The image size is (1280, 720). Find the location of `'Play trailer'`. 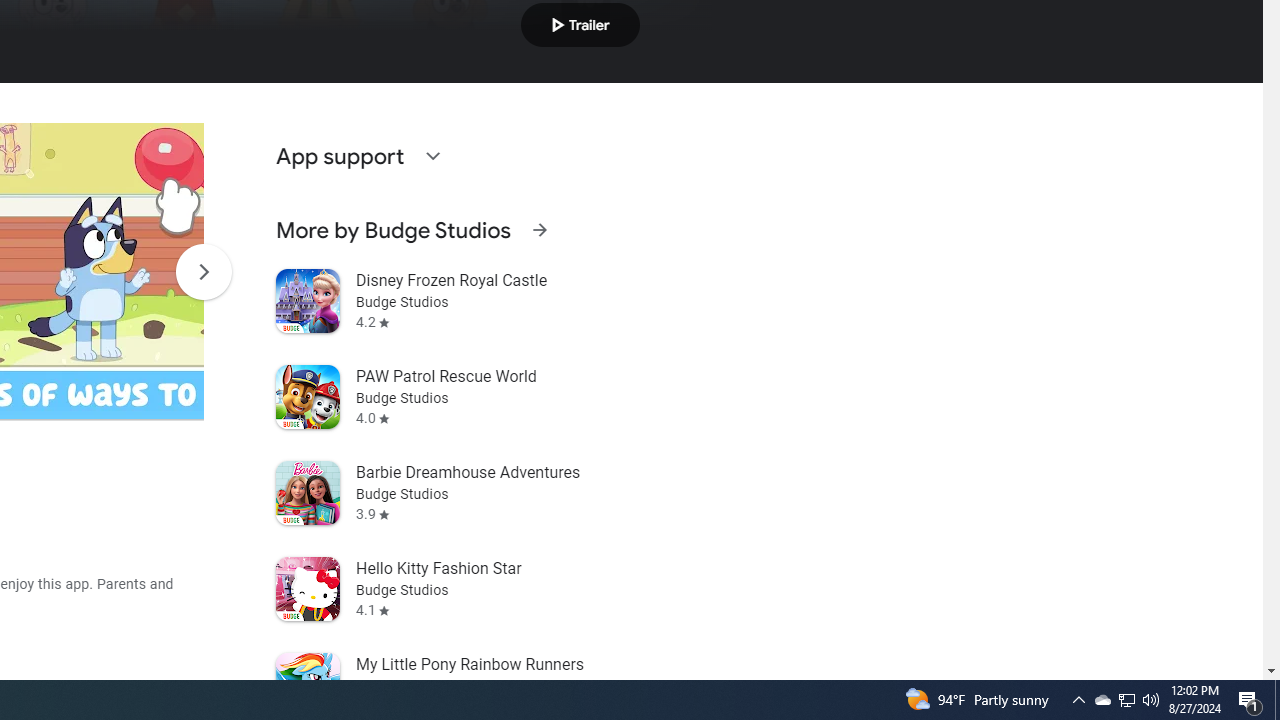

'Play trailer' is located at coordinates (579, 24).